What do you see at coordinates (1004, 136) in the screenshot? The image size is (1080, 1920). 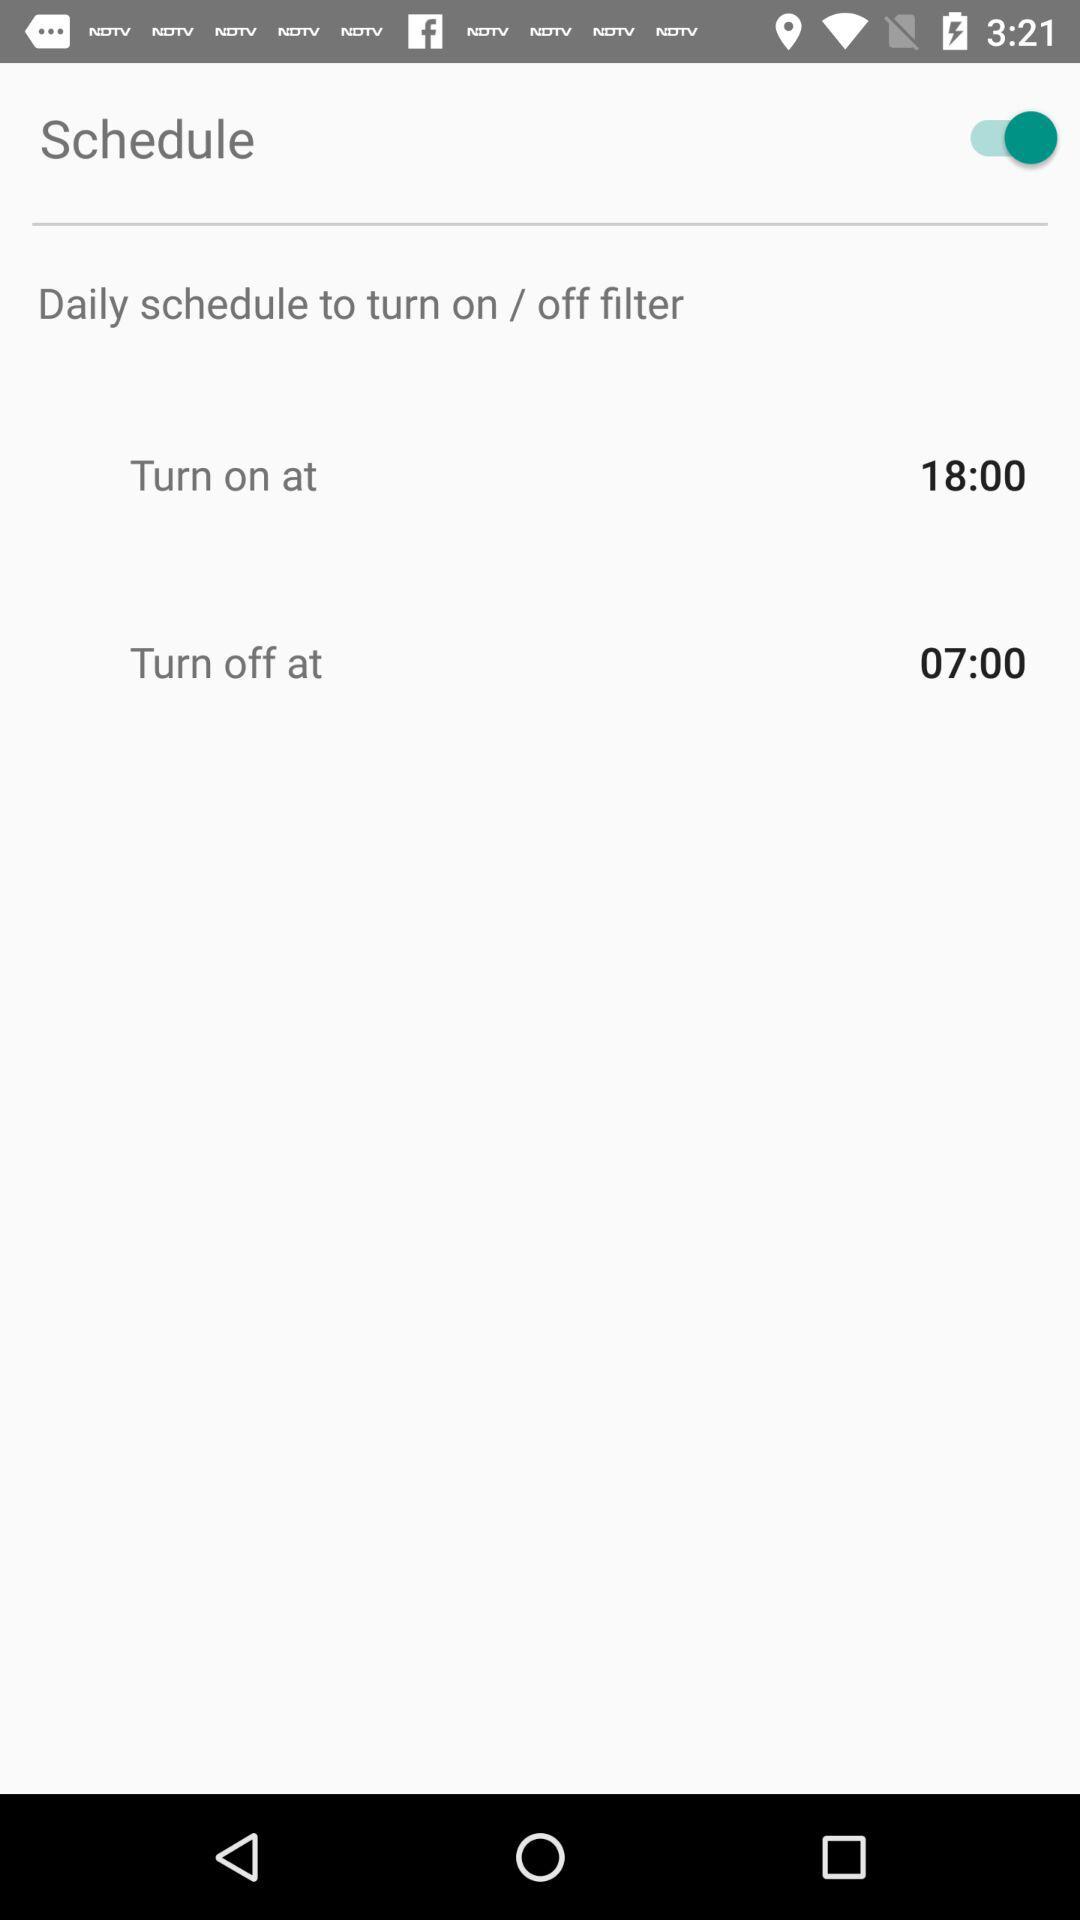 I see `item to the right of schedule` at bounding box center [1004, 136].